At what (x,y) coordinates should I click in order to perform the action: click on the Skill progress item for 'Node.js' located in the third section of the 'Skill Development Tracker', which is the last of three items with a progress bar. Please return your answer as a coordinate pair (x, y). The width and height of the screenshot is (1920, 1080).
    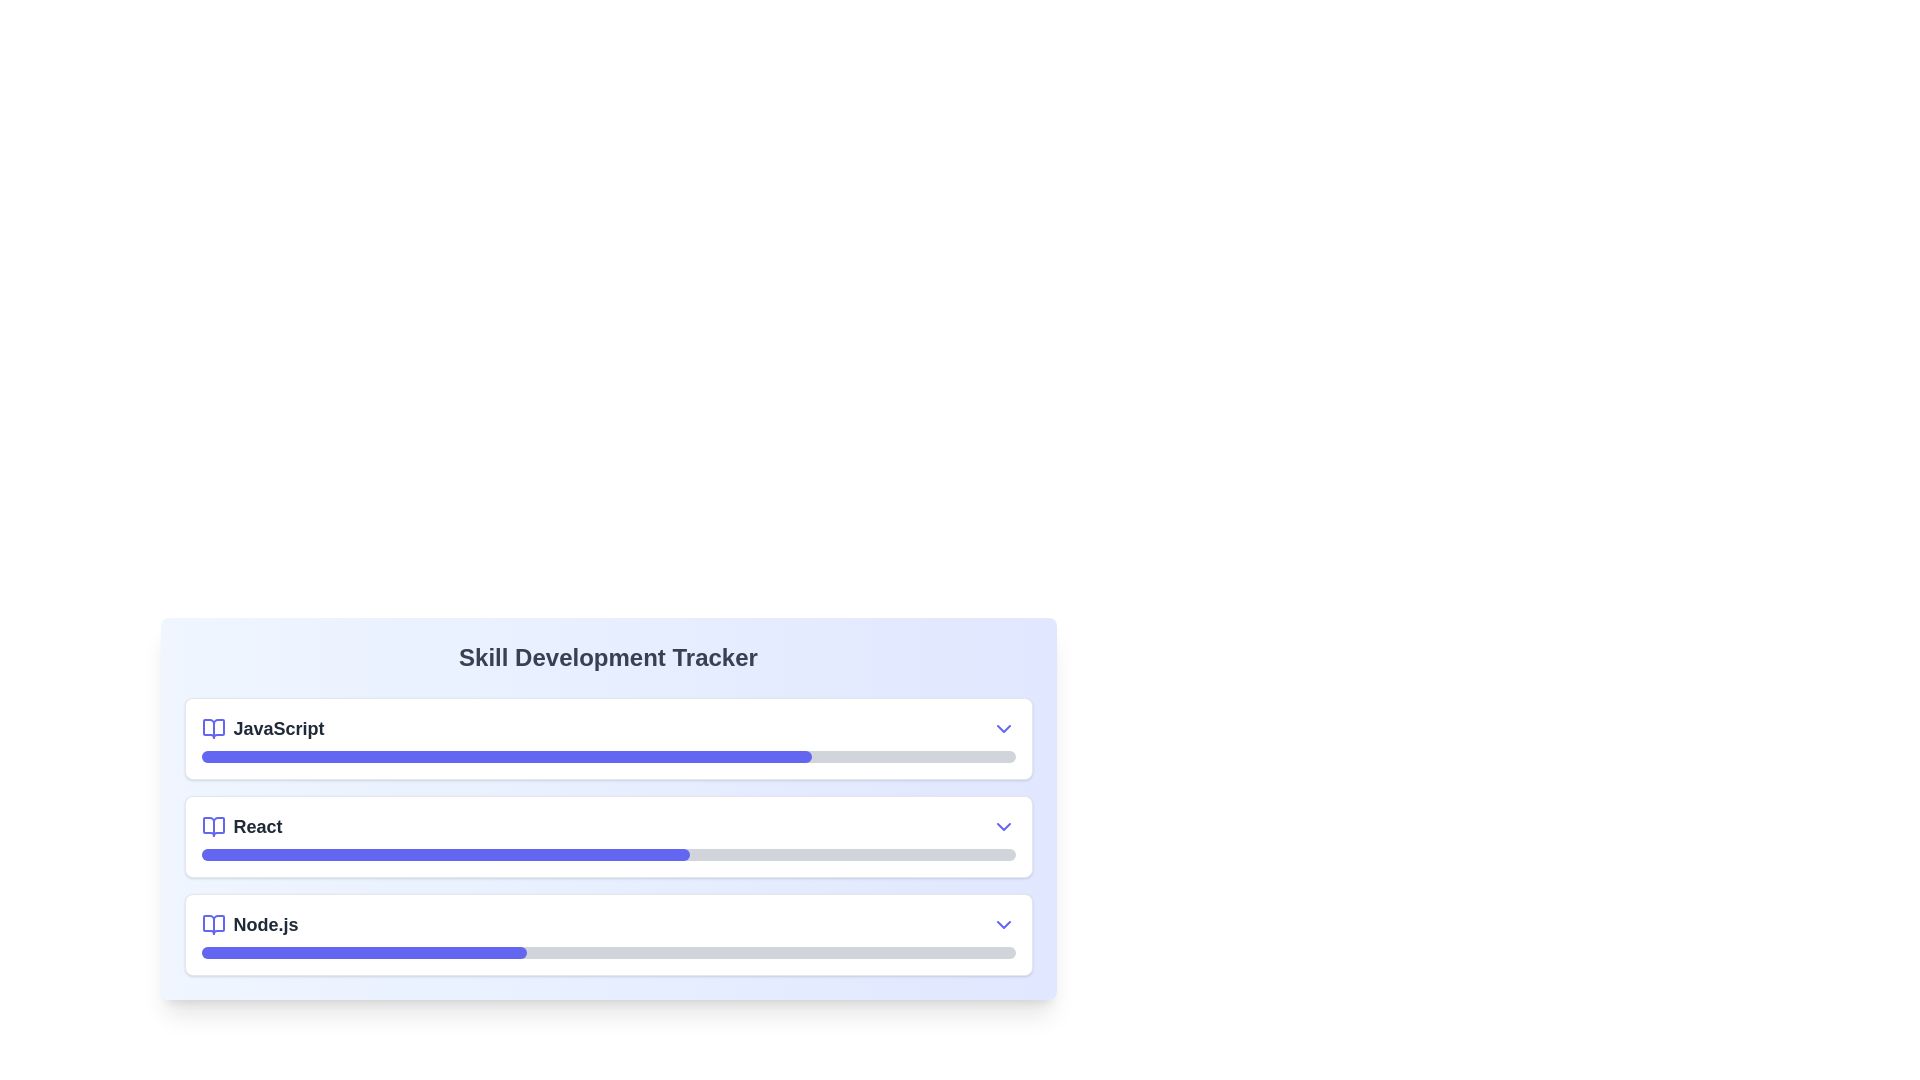
    Looking at the image, I should click on (607, 934).